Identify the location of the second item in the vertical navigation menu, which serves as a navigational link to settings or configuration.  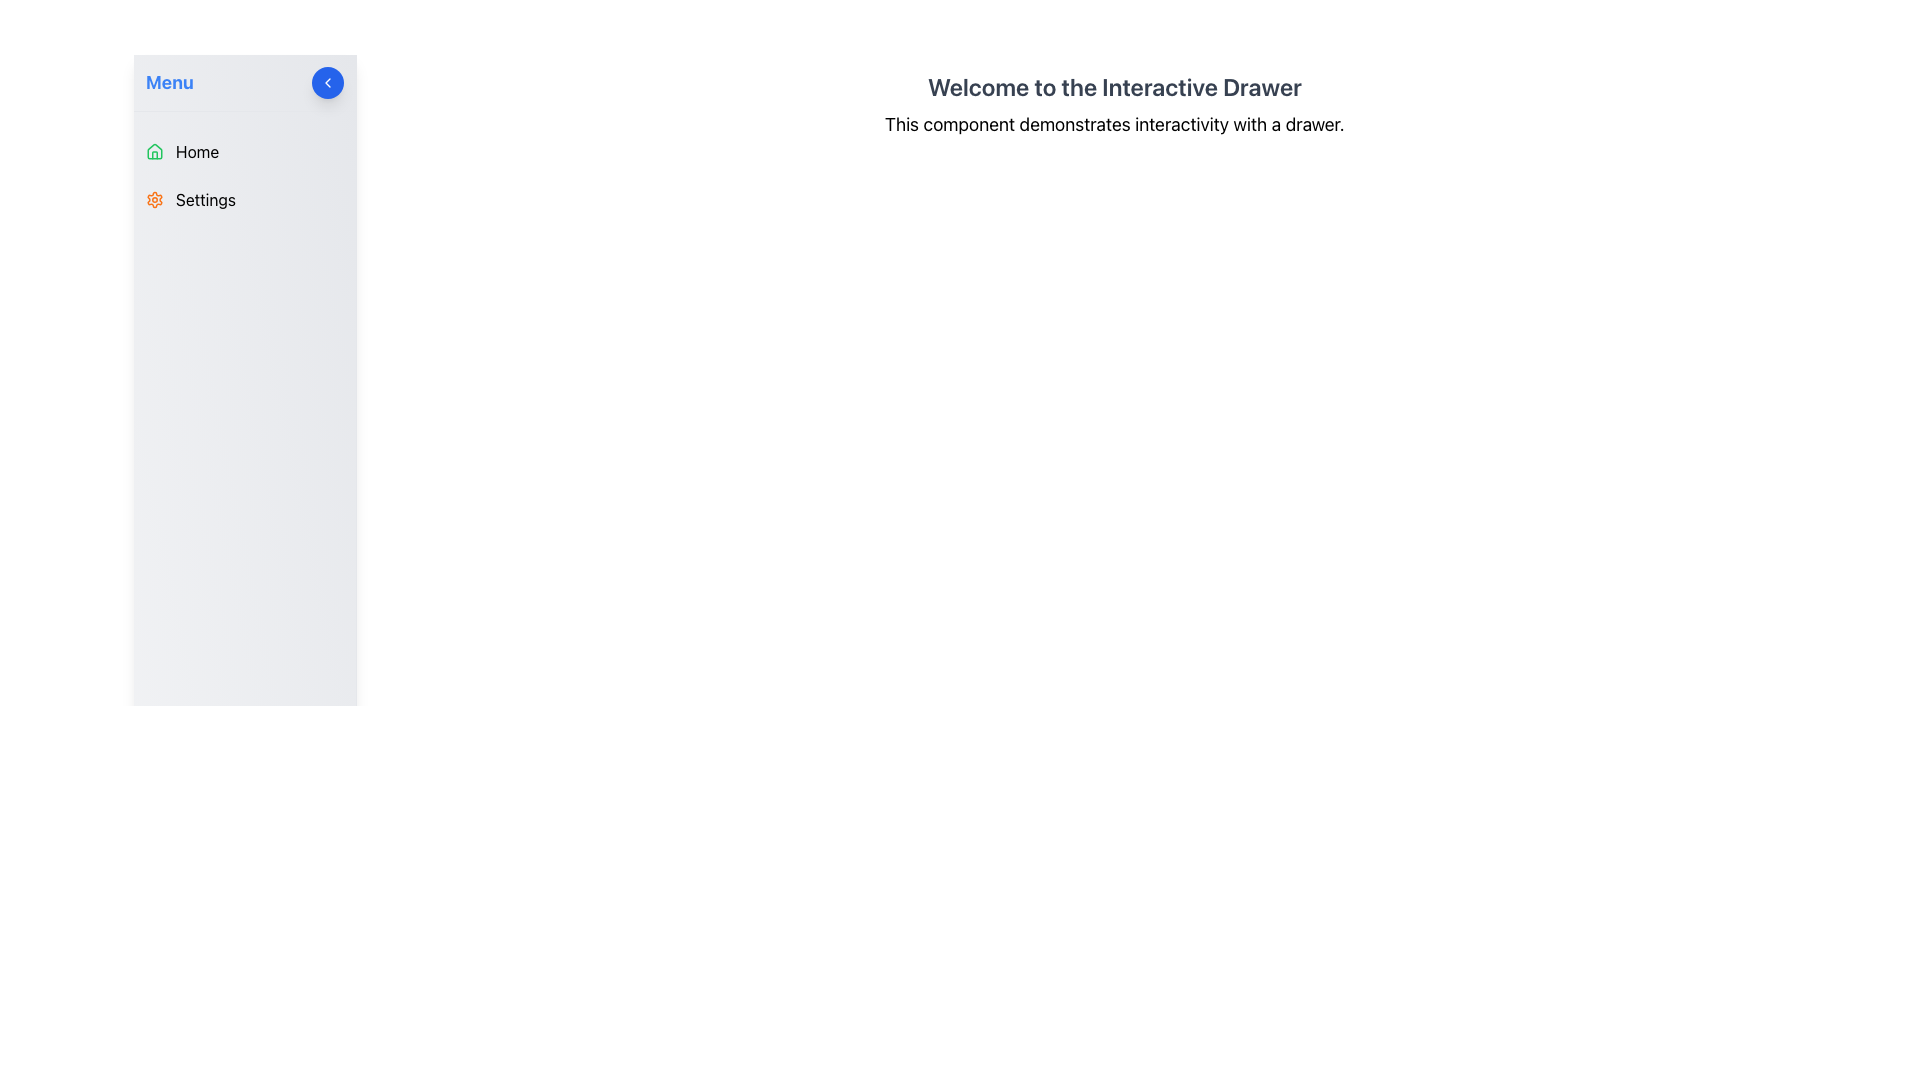
(243, 200).